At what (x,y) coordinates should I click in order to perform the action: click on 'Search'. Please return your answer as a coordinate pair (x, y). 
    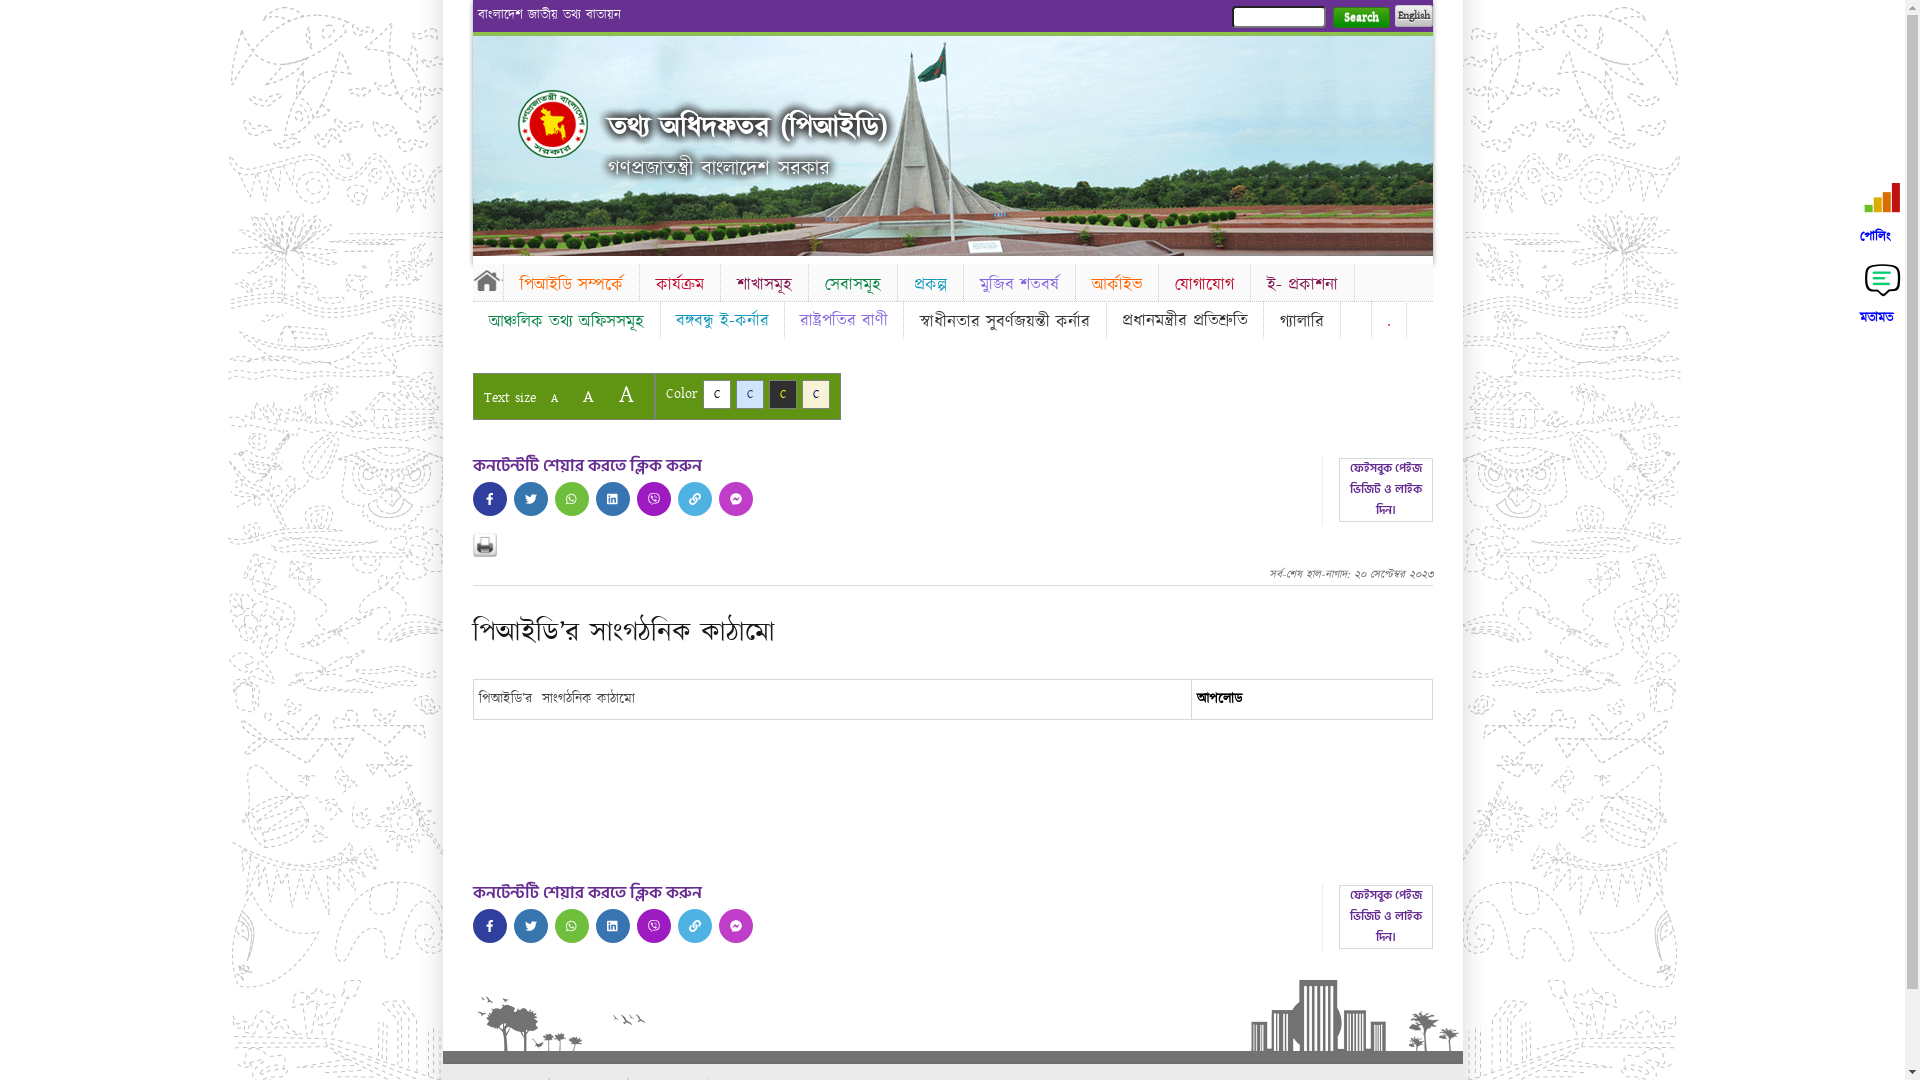
    Looking at the image, I should click on (1360, 17).